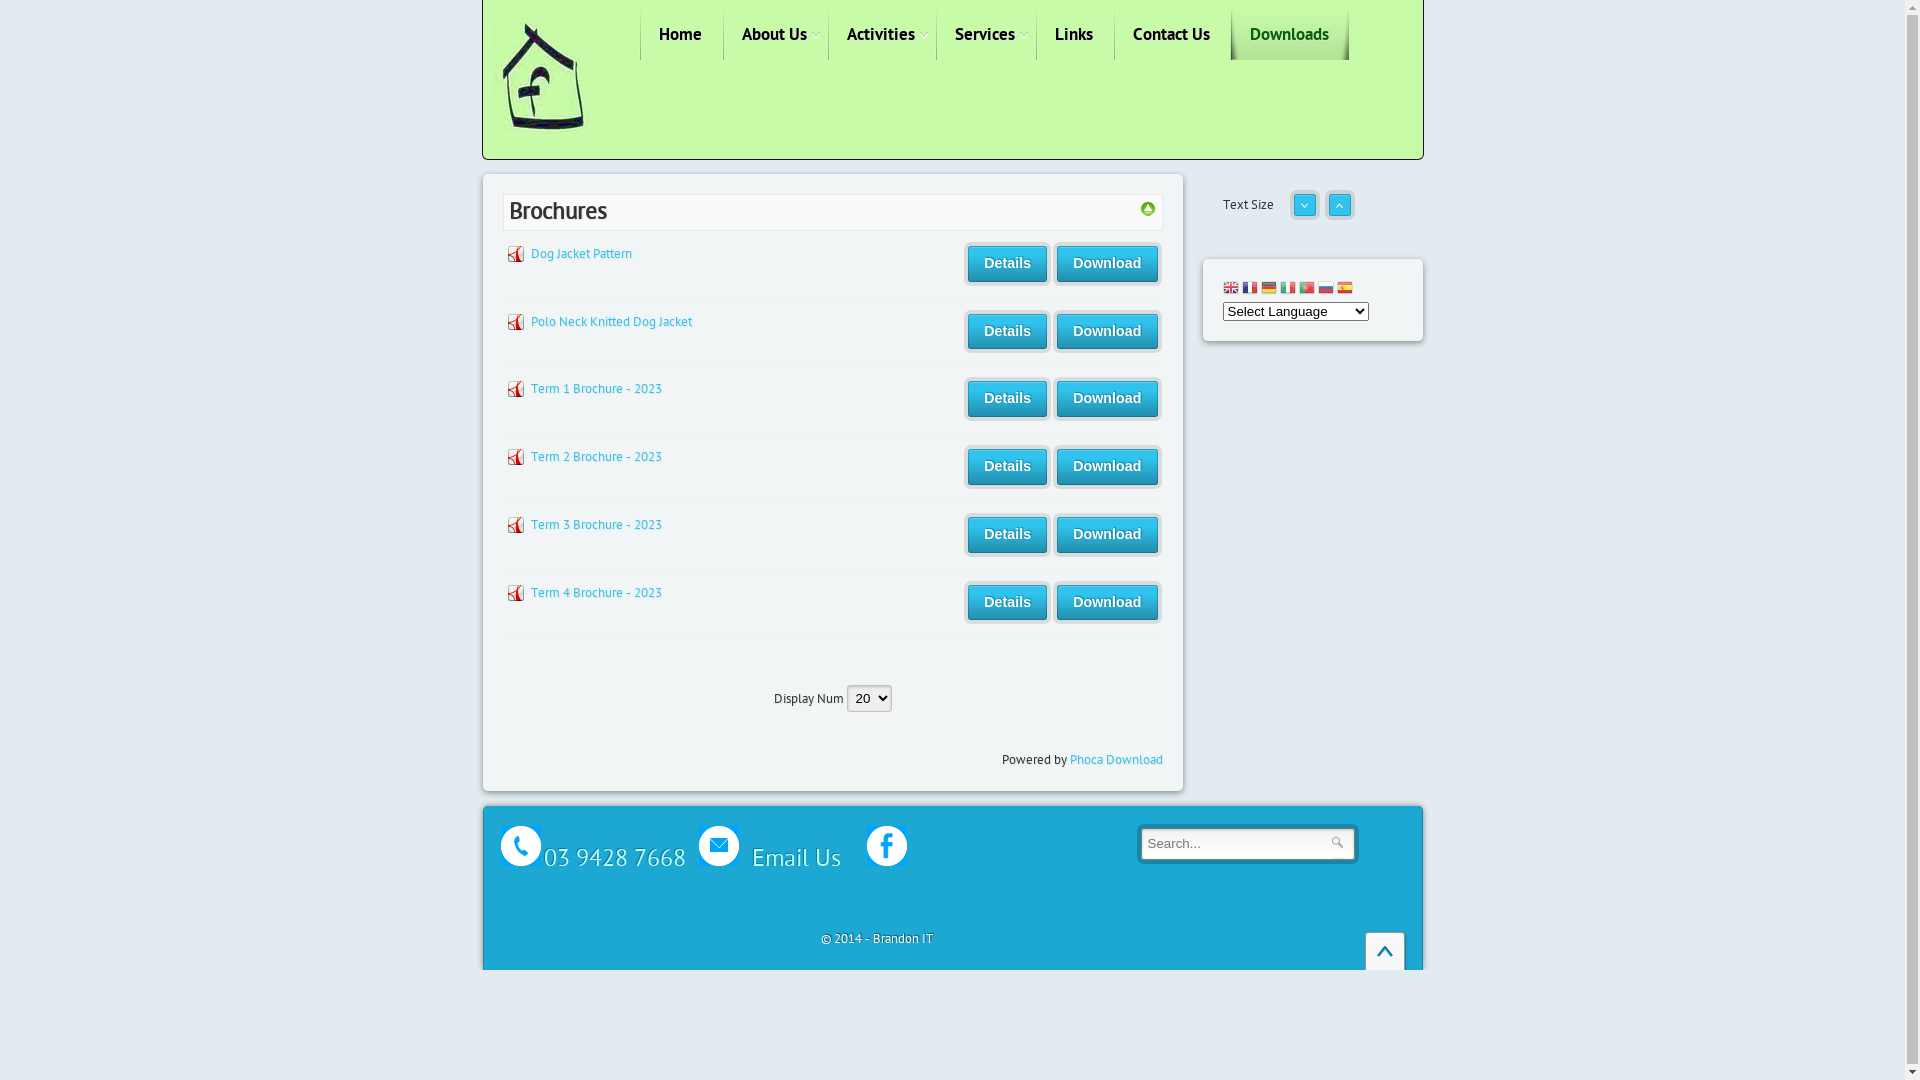 This screenshot has height=1080, width=1920. What do you see at coordinates (613, 857) in the screenshot?
I see `'03 9428 7668'` at bounding box center [613, 857].